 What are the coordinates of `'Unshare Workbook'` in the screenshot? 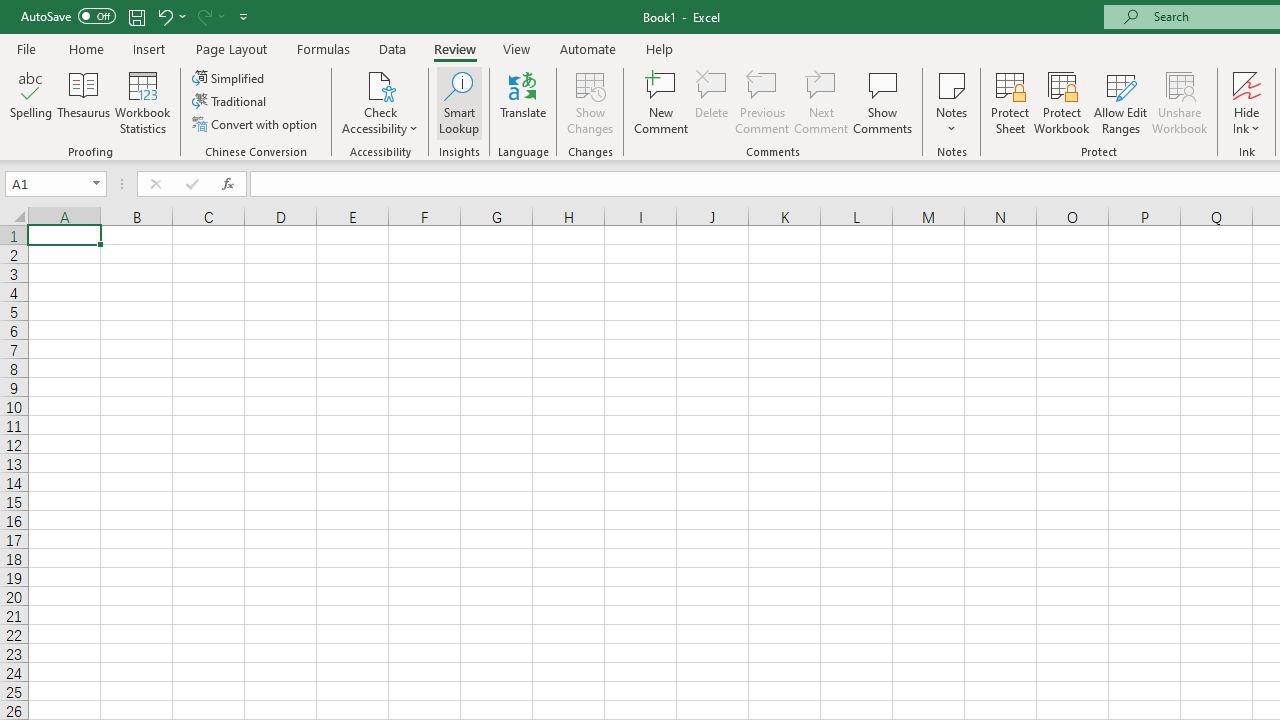 It's located at (1179, 103).